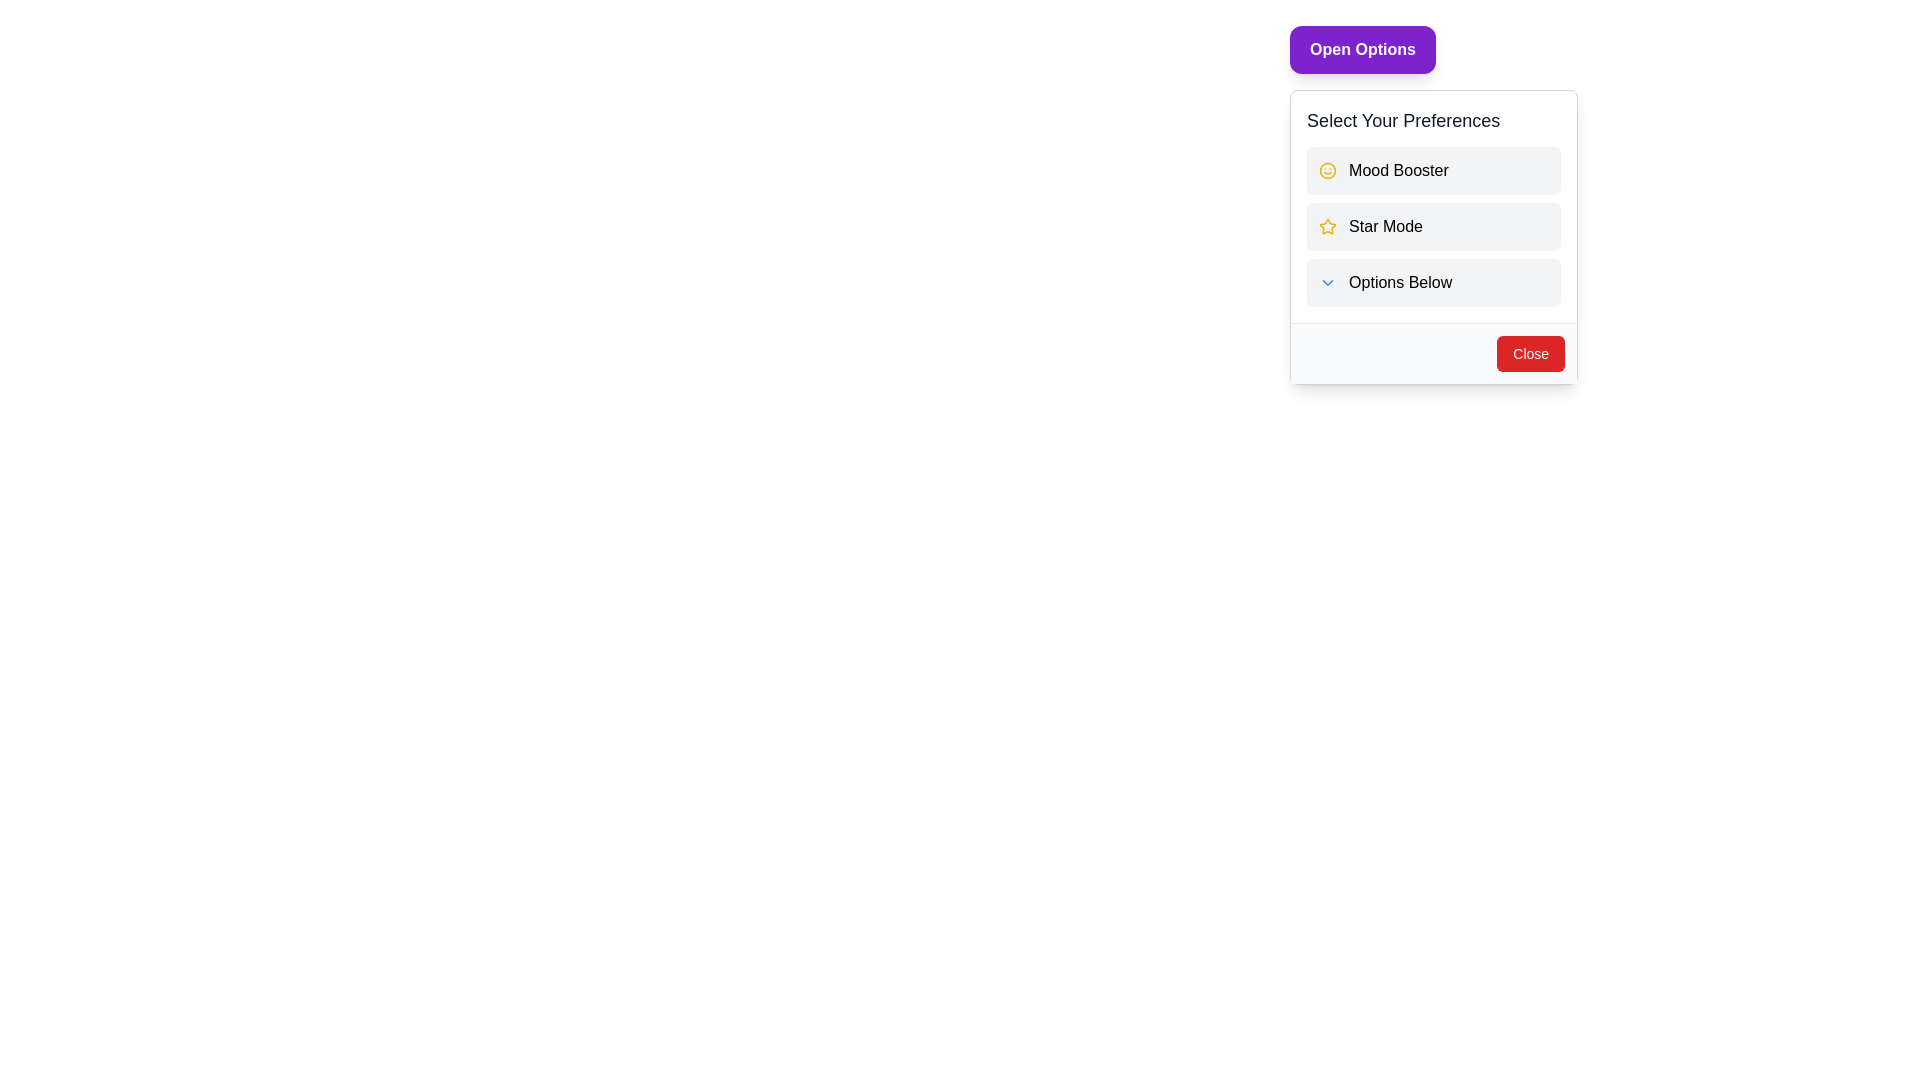 The image size is (1920, 1080). Describe the element at coordinates (1433, 207) in the screenshot. I see `the selectable menu option labeled 'Star Mode'` at that location.